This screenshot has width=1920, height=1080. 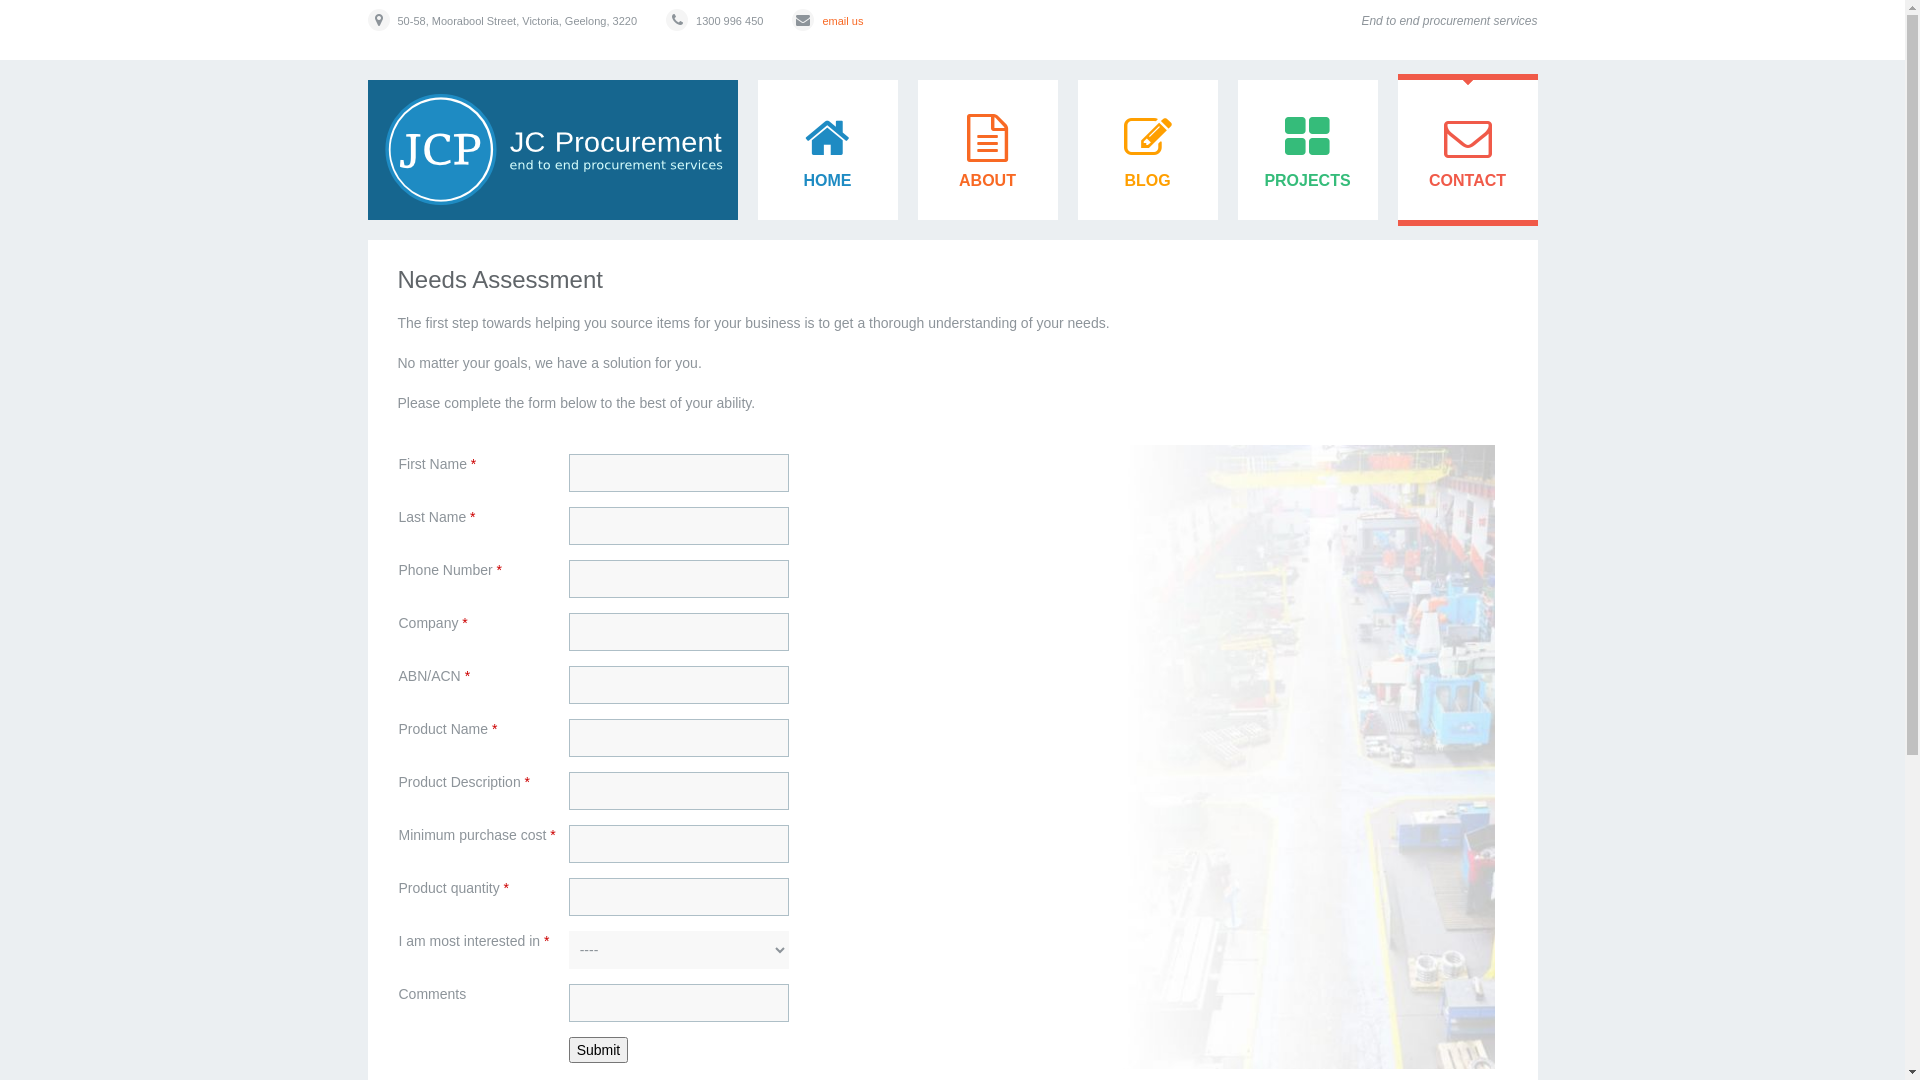 I want to click on 'HOME', so click(x=828, y=149).